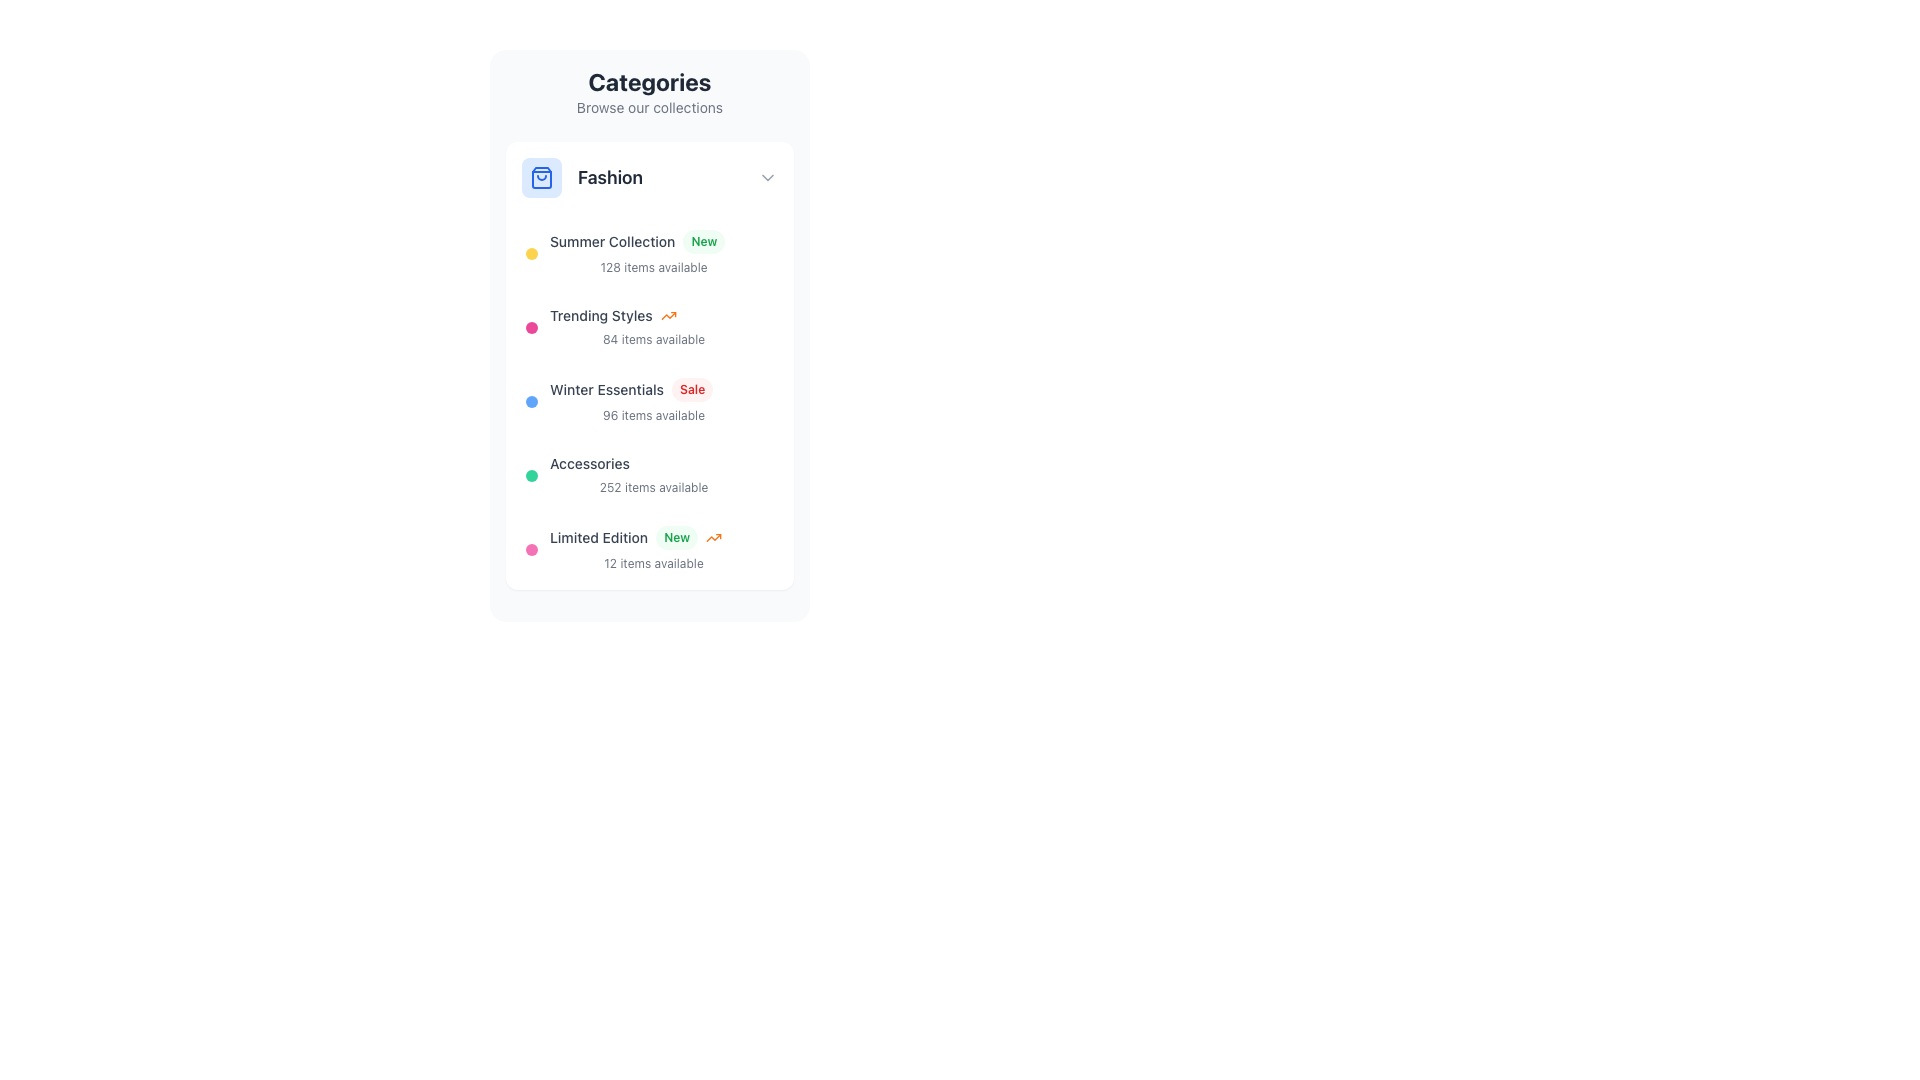  What do you see at coordinates (649, 401) in the screenshot?
I see `the 'Winter Essentials' list item in the shopping category menu` at bounding box center [649, 401].